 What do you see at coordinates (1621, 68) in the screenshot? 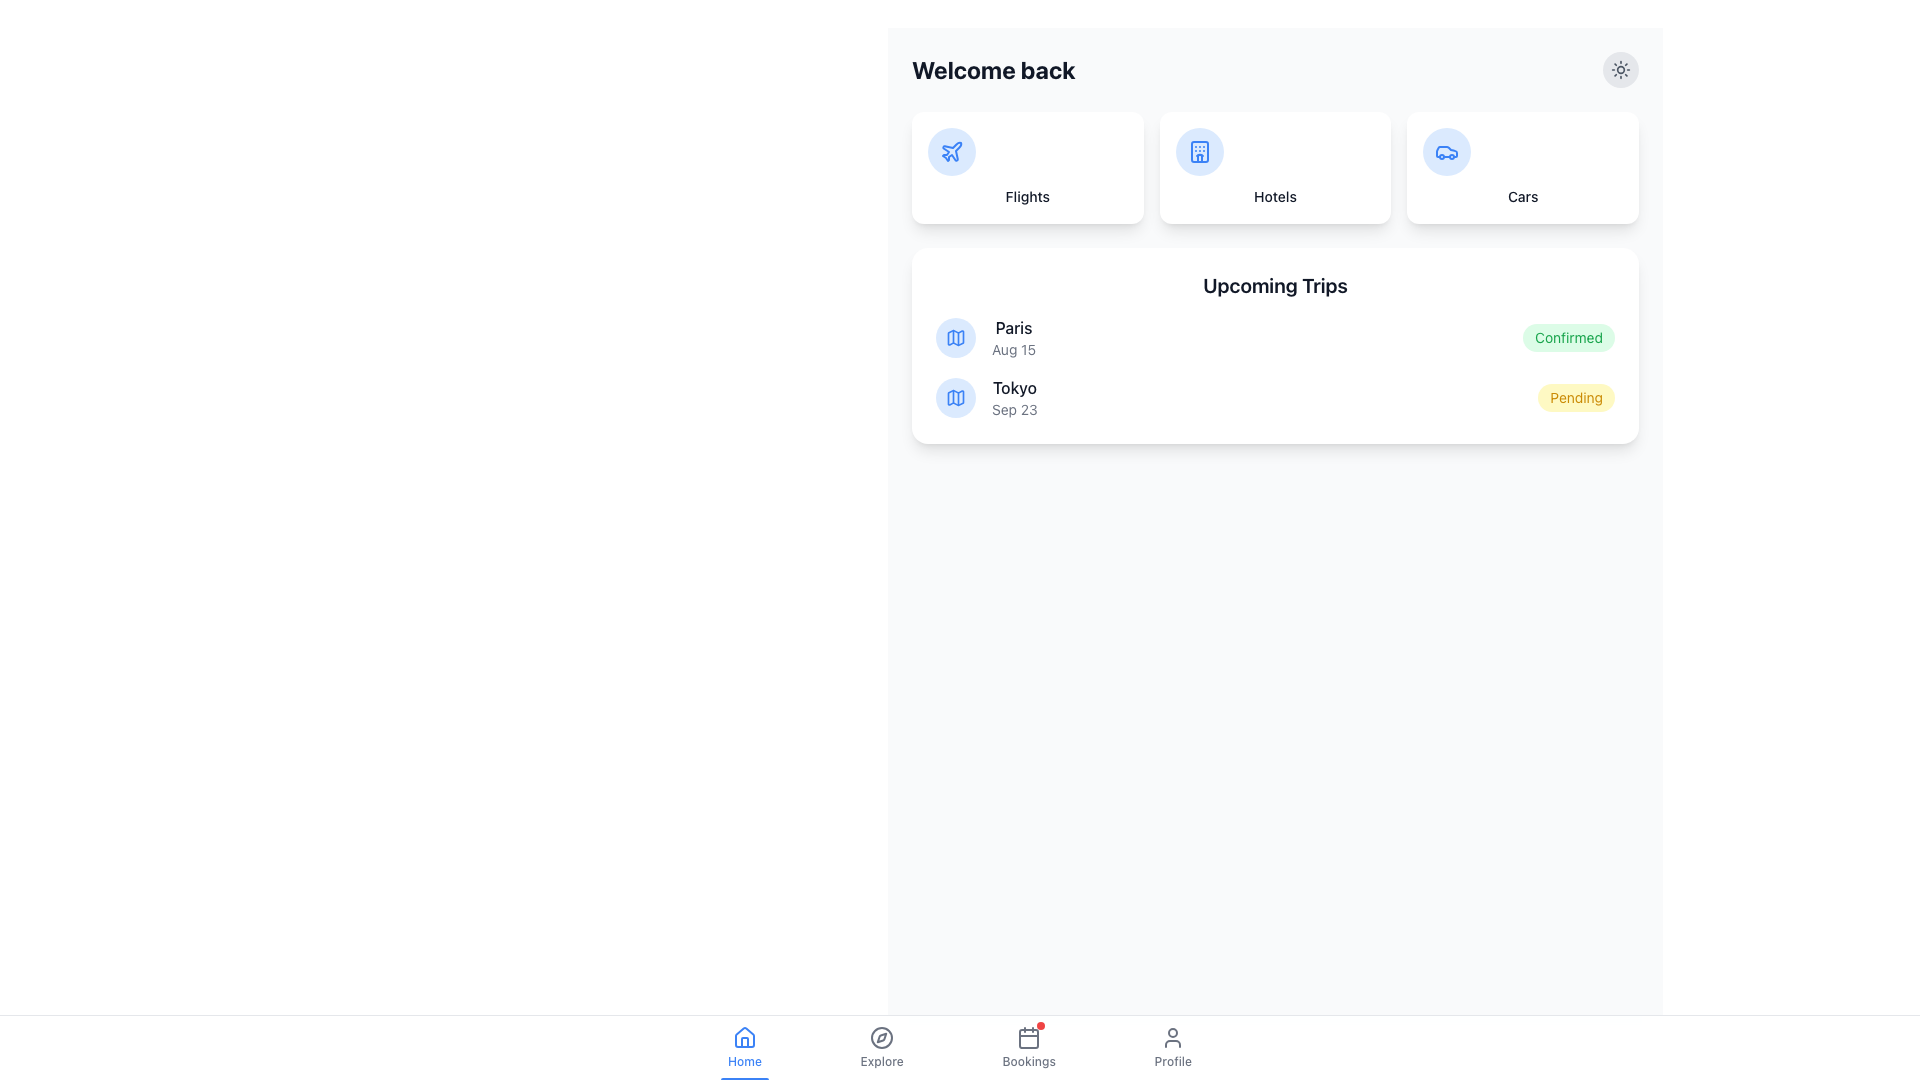
I see `the sun-like icon located at the top right corner of the main interface` at bounding box center [1621, 68].